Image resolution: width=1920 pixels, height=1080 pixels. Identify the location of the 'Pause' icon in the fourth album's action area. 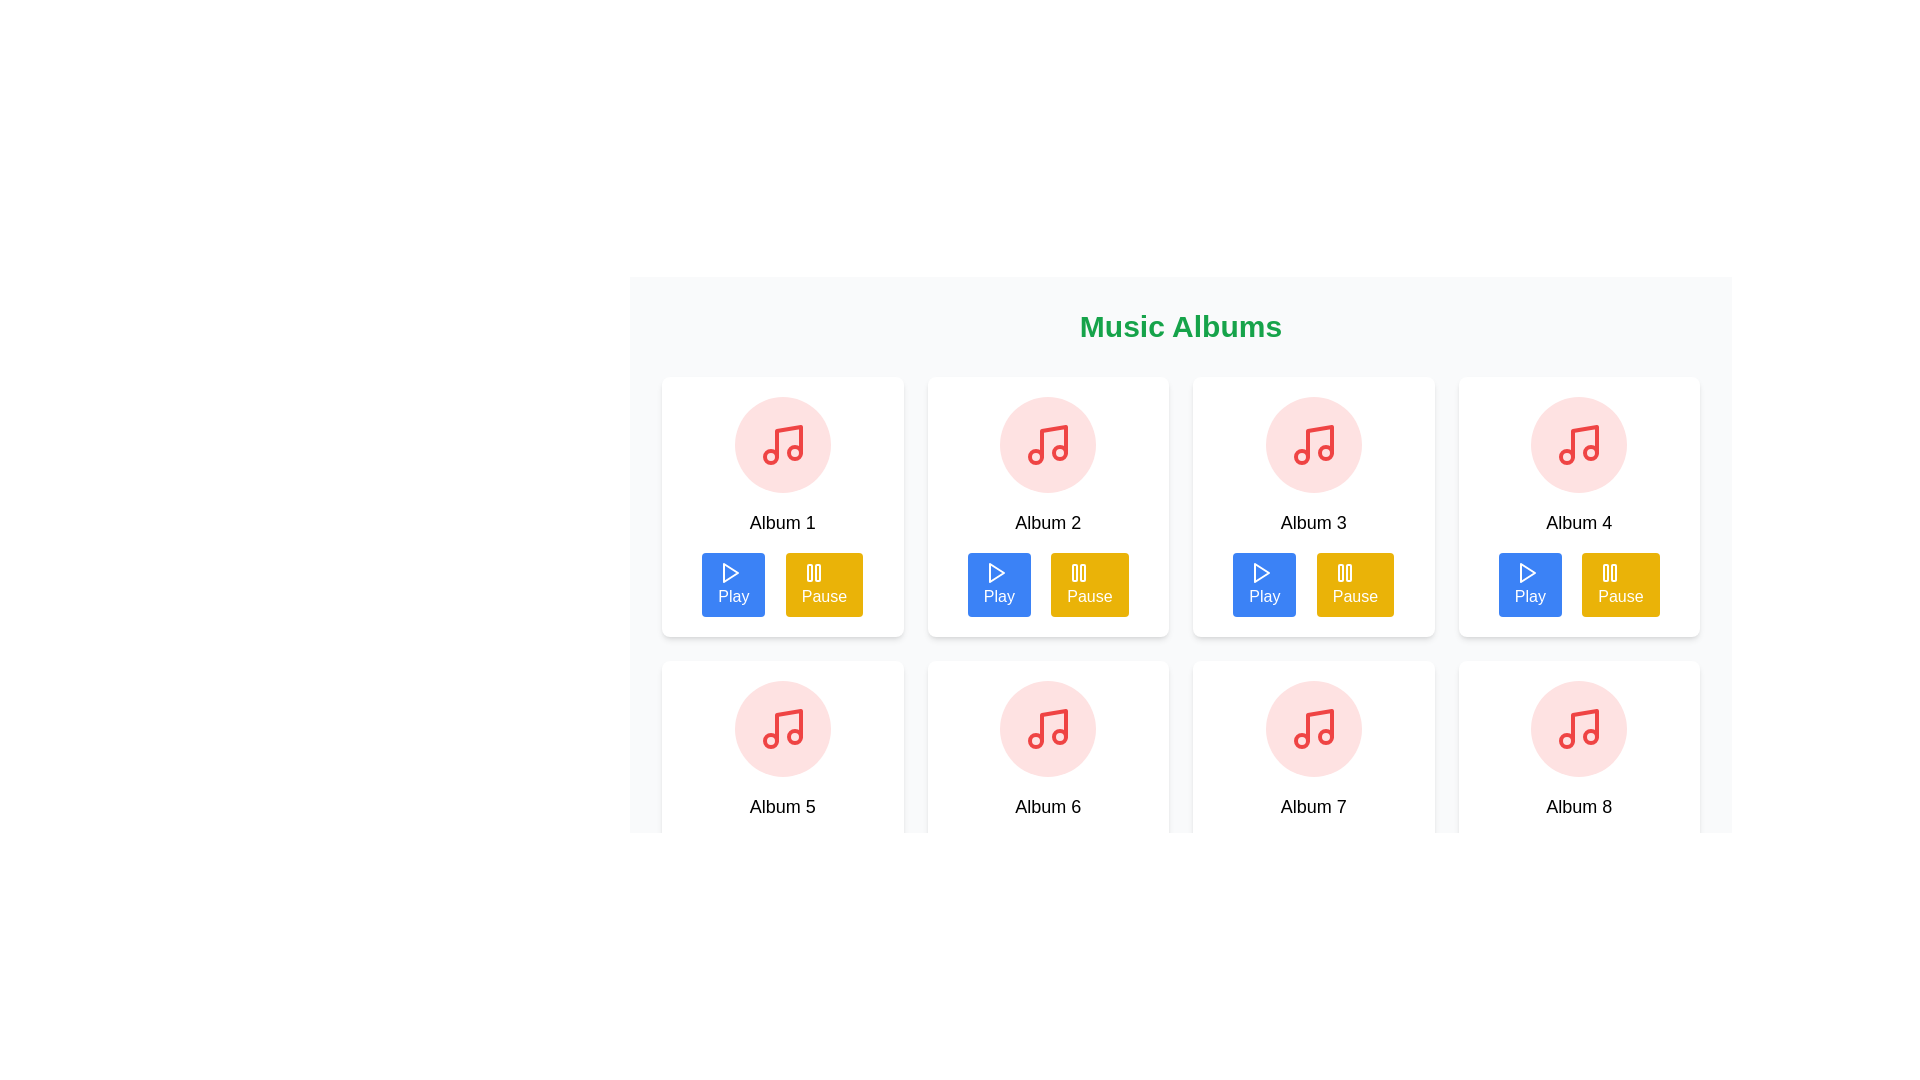
(1610, 573).